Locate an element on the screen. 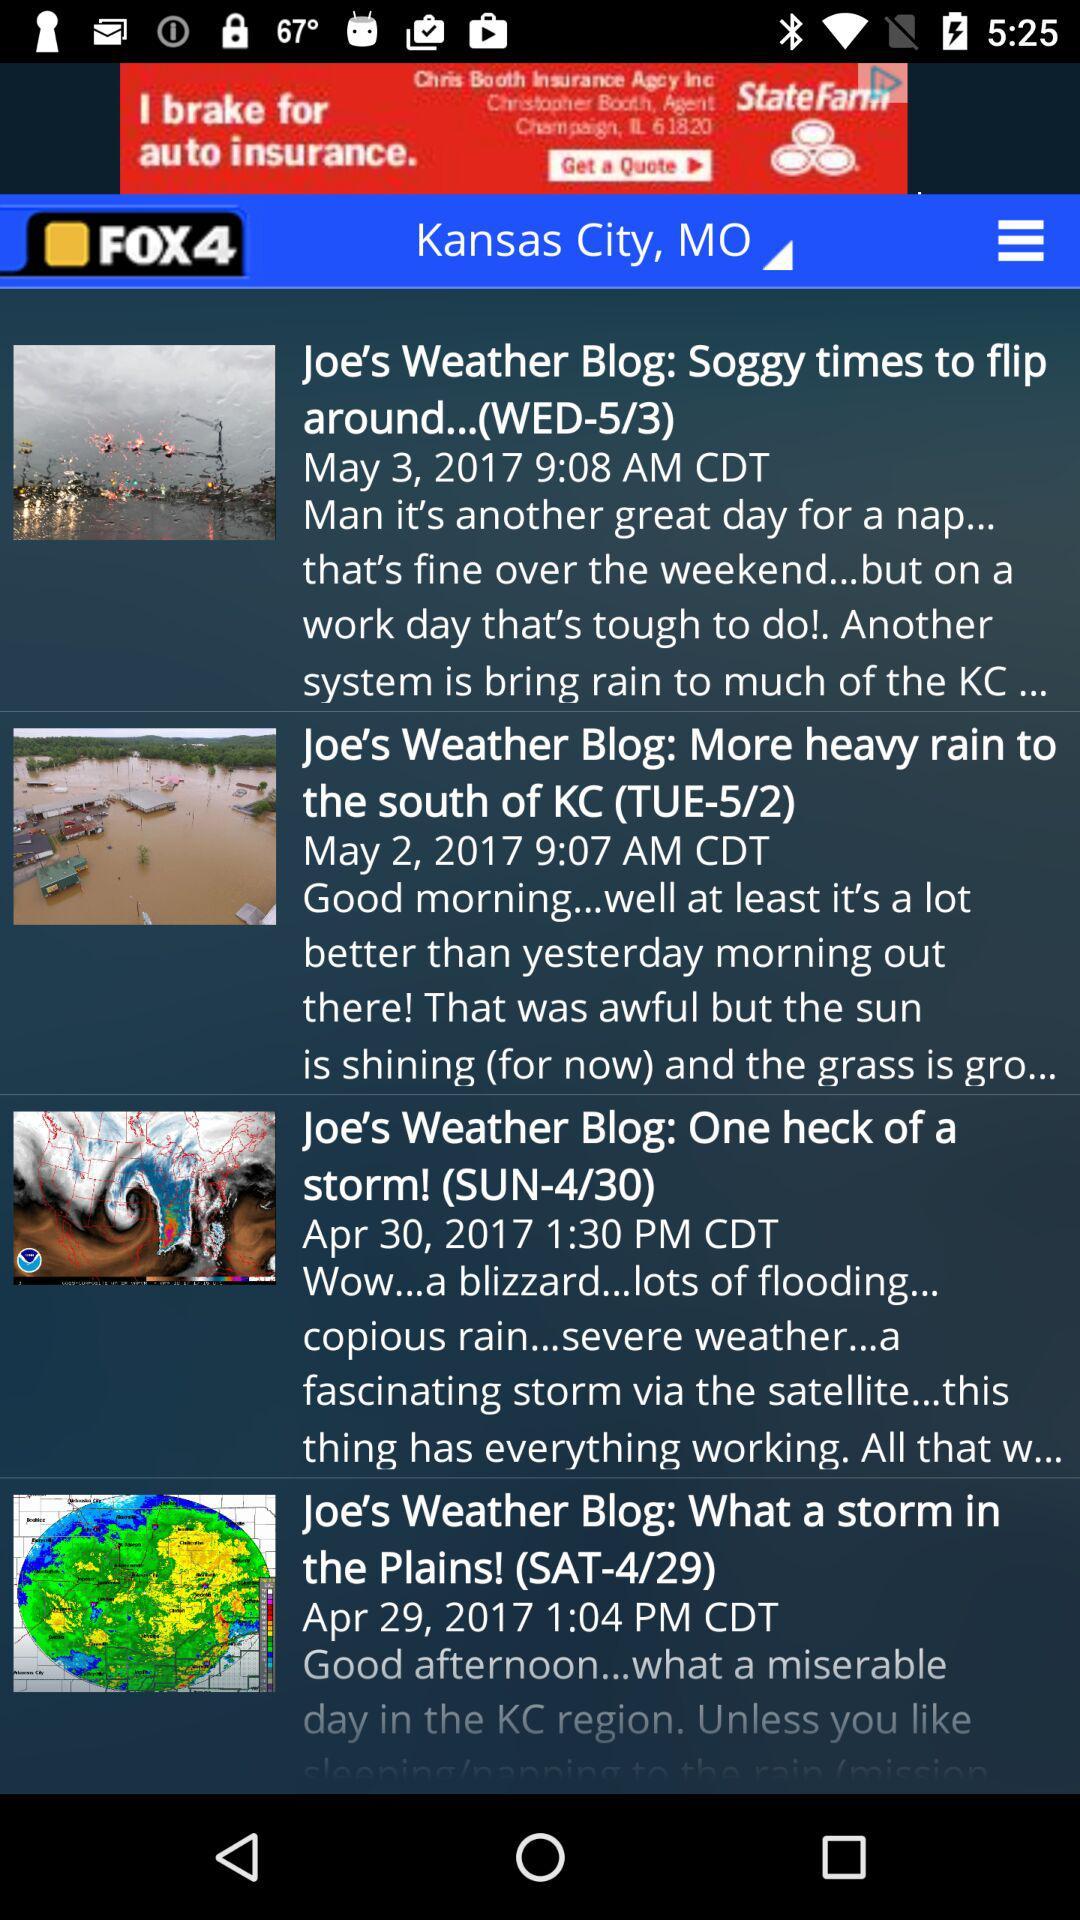 This screenshot has width=1080, height=1920. advertisement is located at coordinates (540, 127).